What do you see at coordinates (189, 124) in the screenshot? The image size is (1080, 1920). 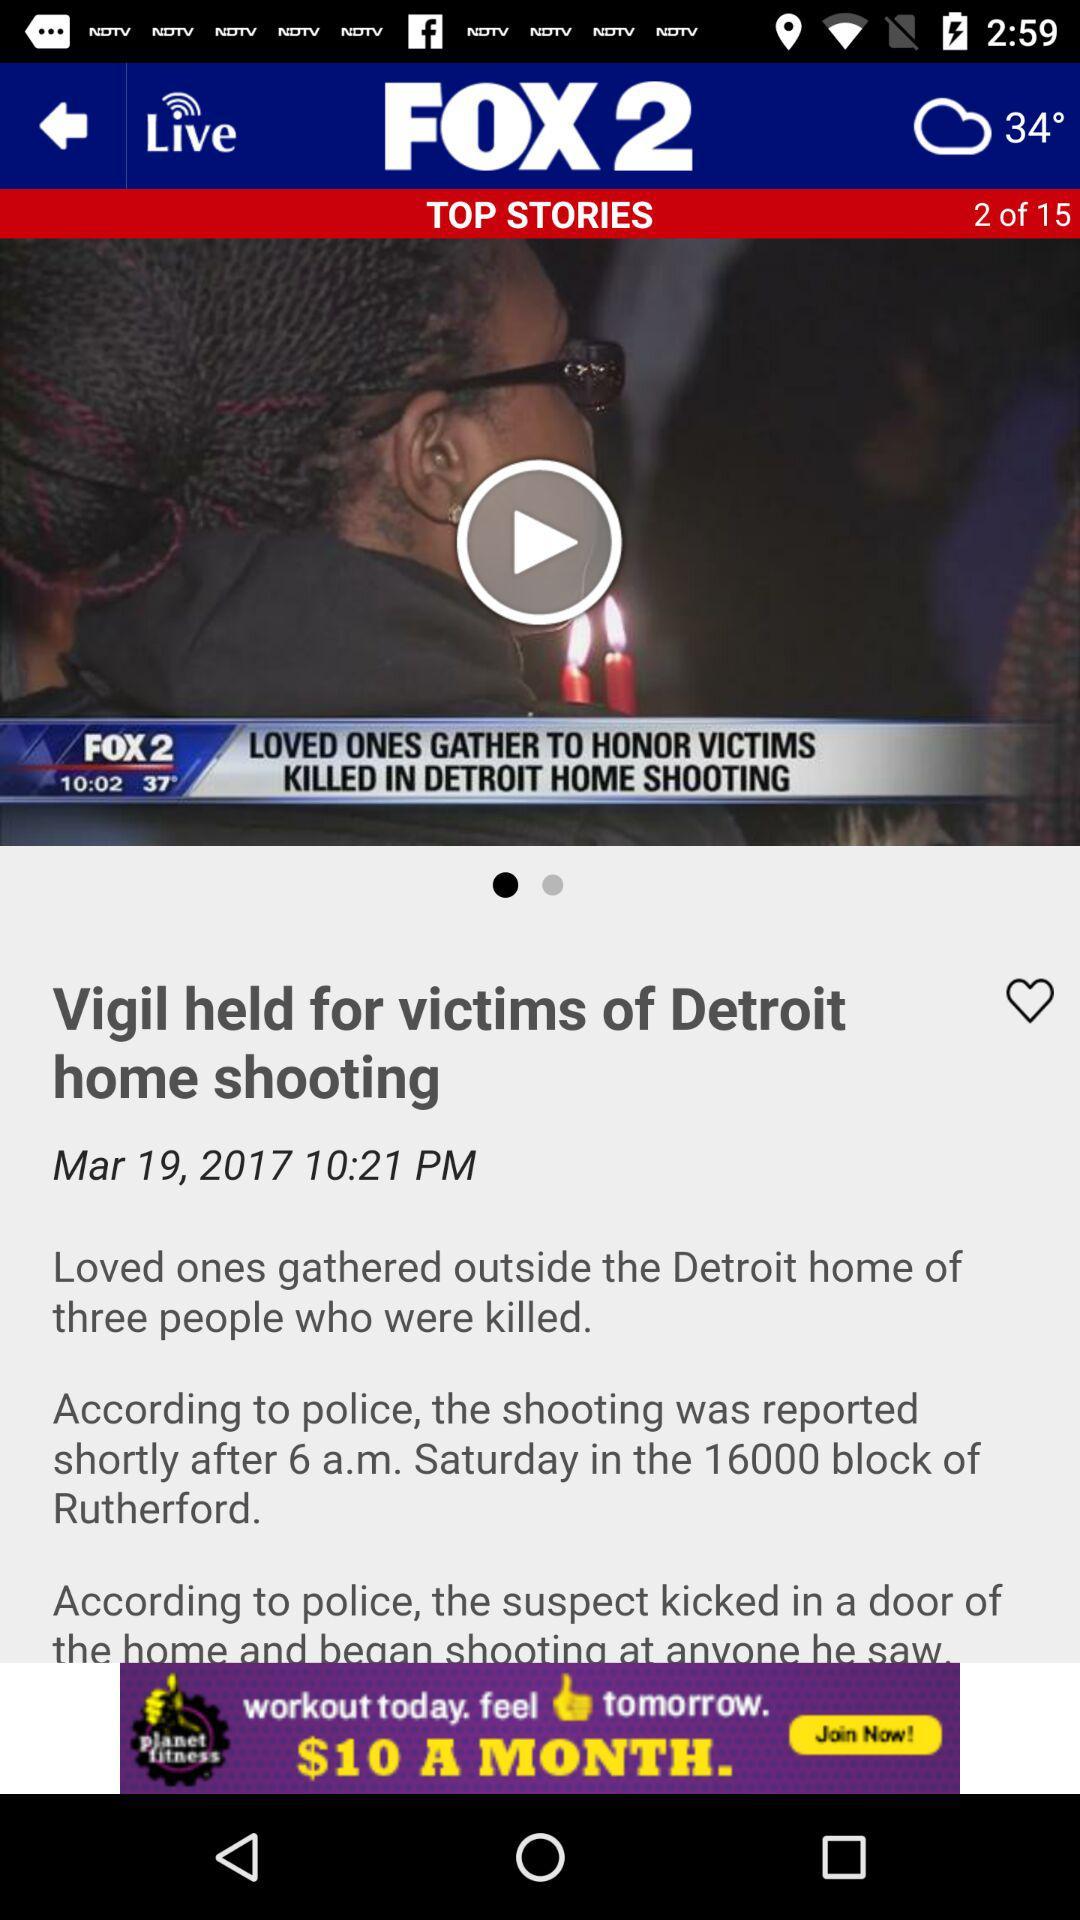 I see `live page` at bounding box center [189, 124].